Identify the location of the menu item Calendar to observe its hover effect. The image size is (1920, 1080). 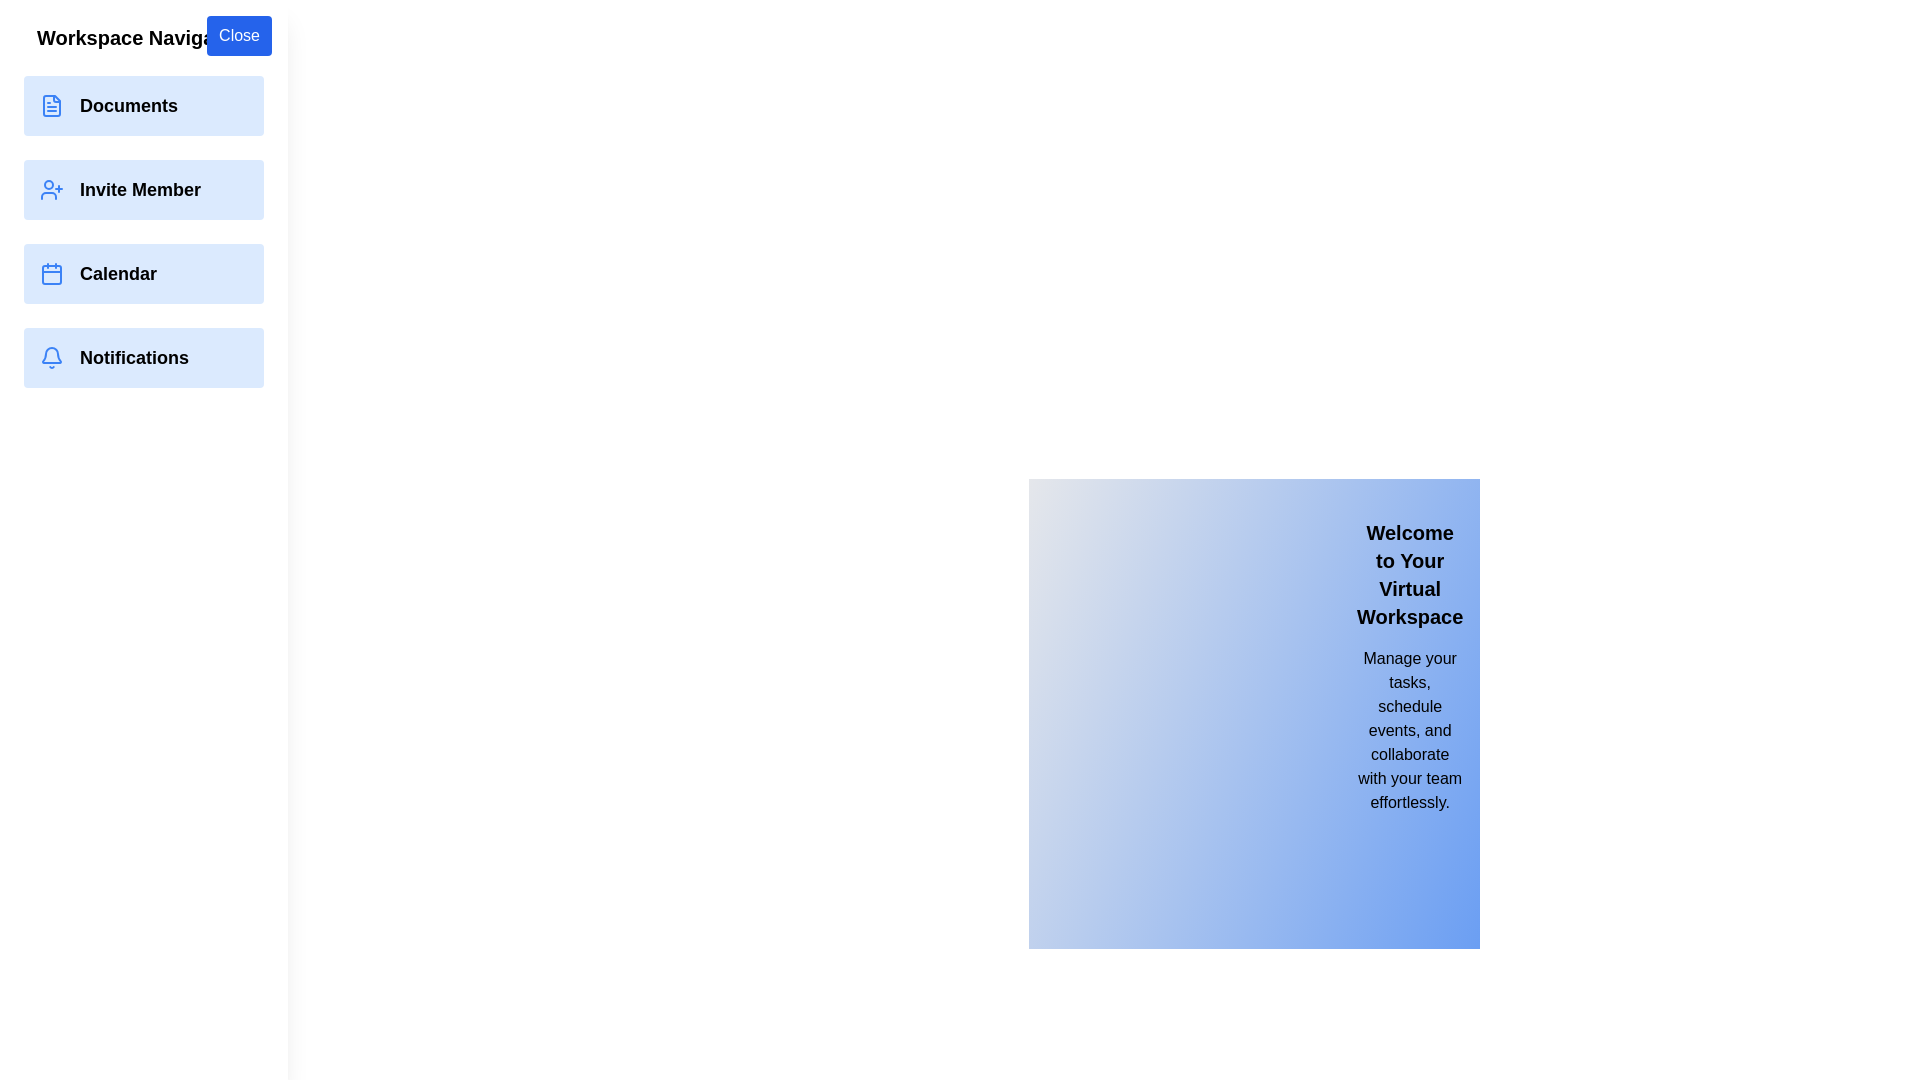
(143, 273).